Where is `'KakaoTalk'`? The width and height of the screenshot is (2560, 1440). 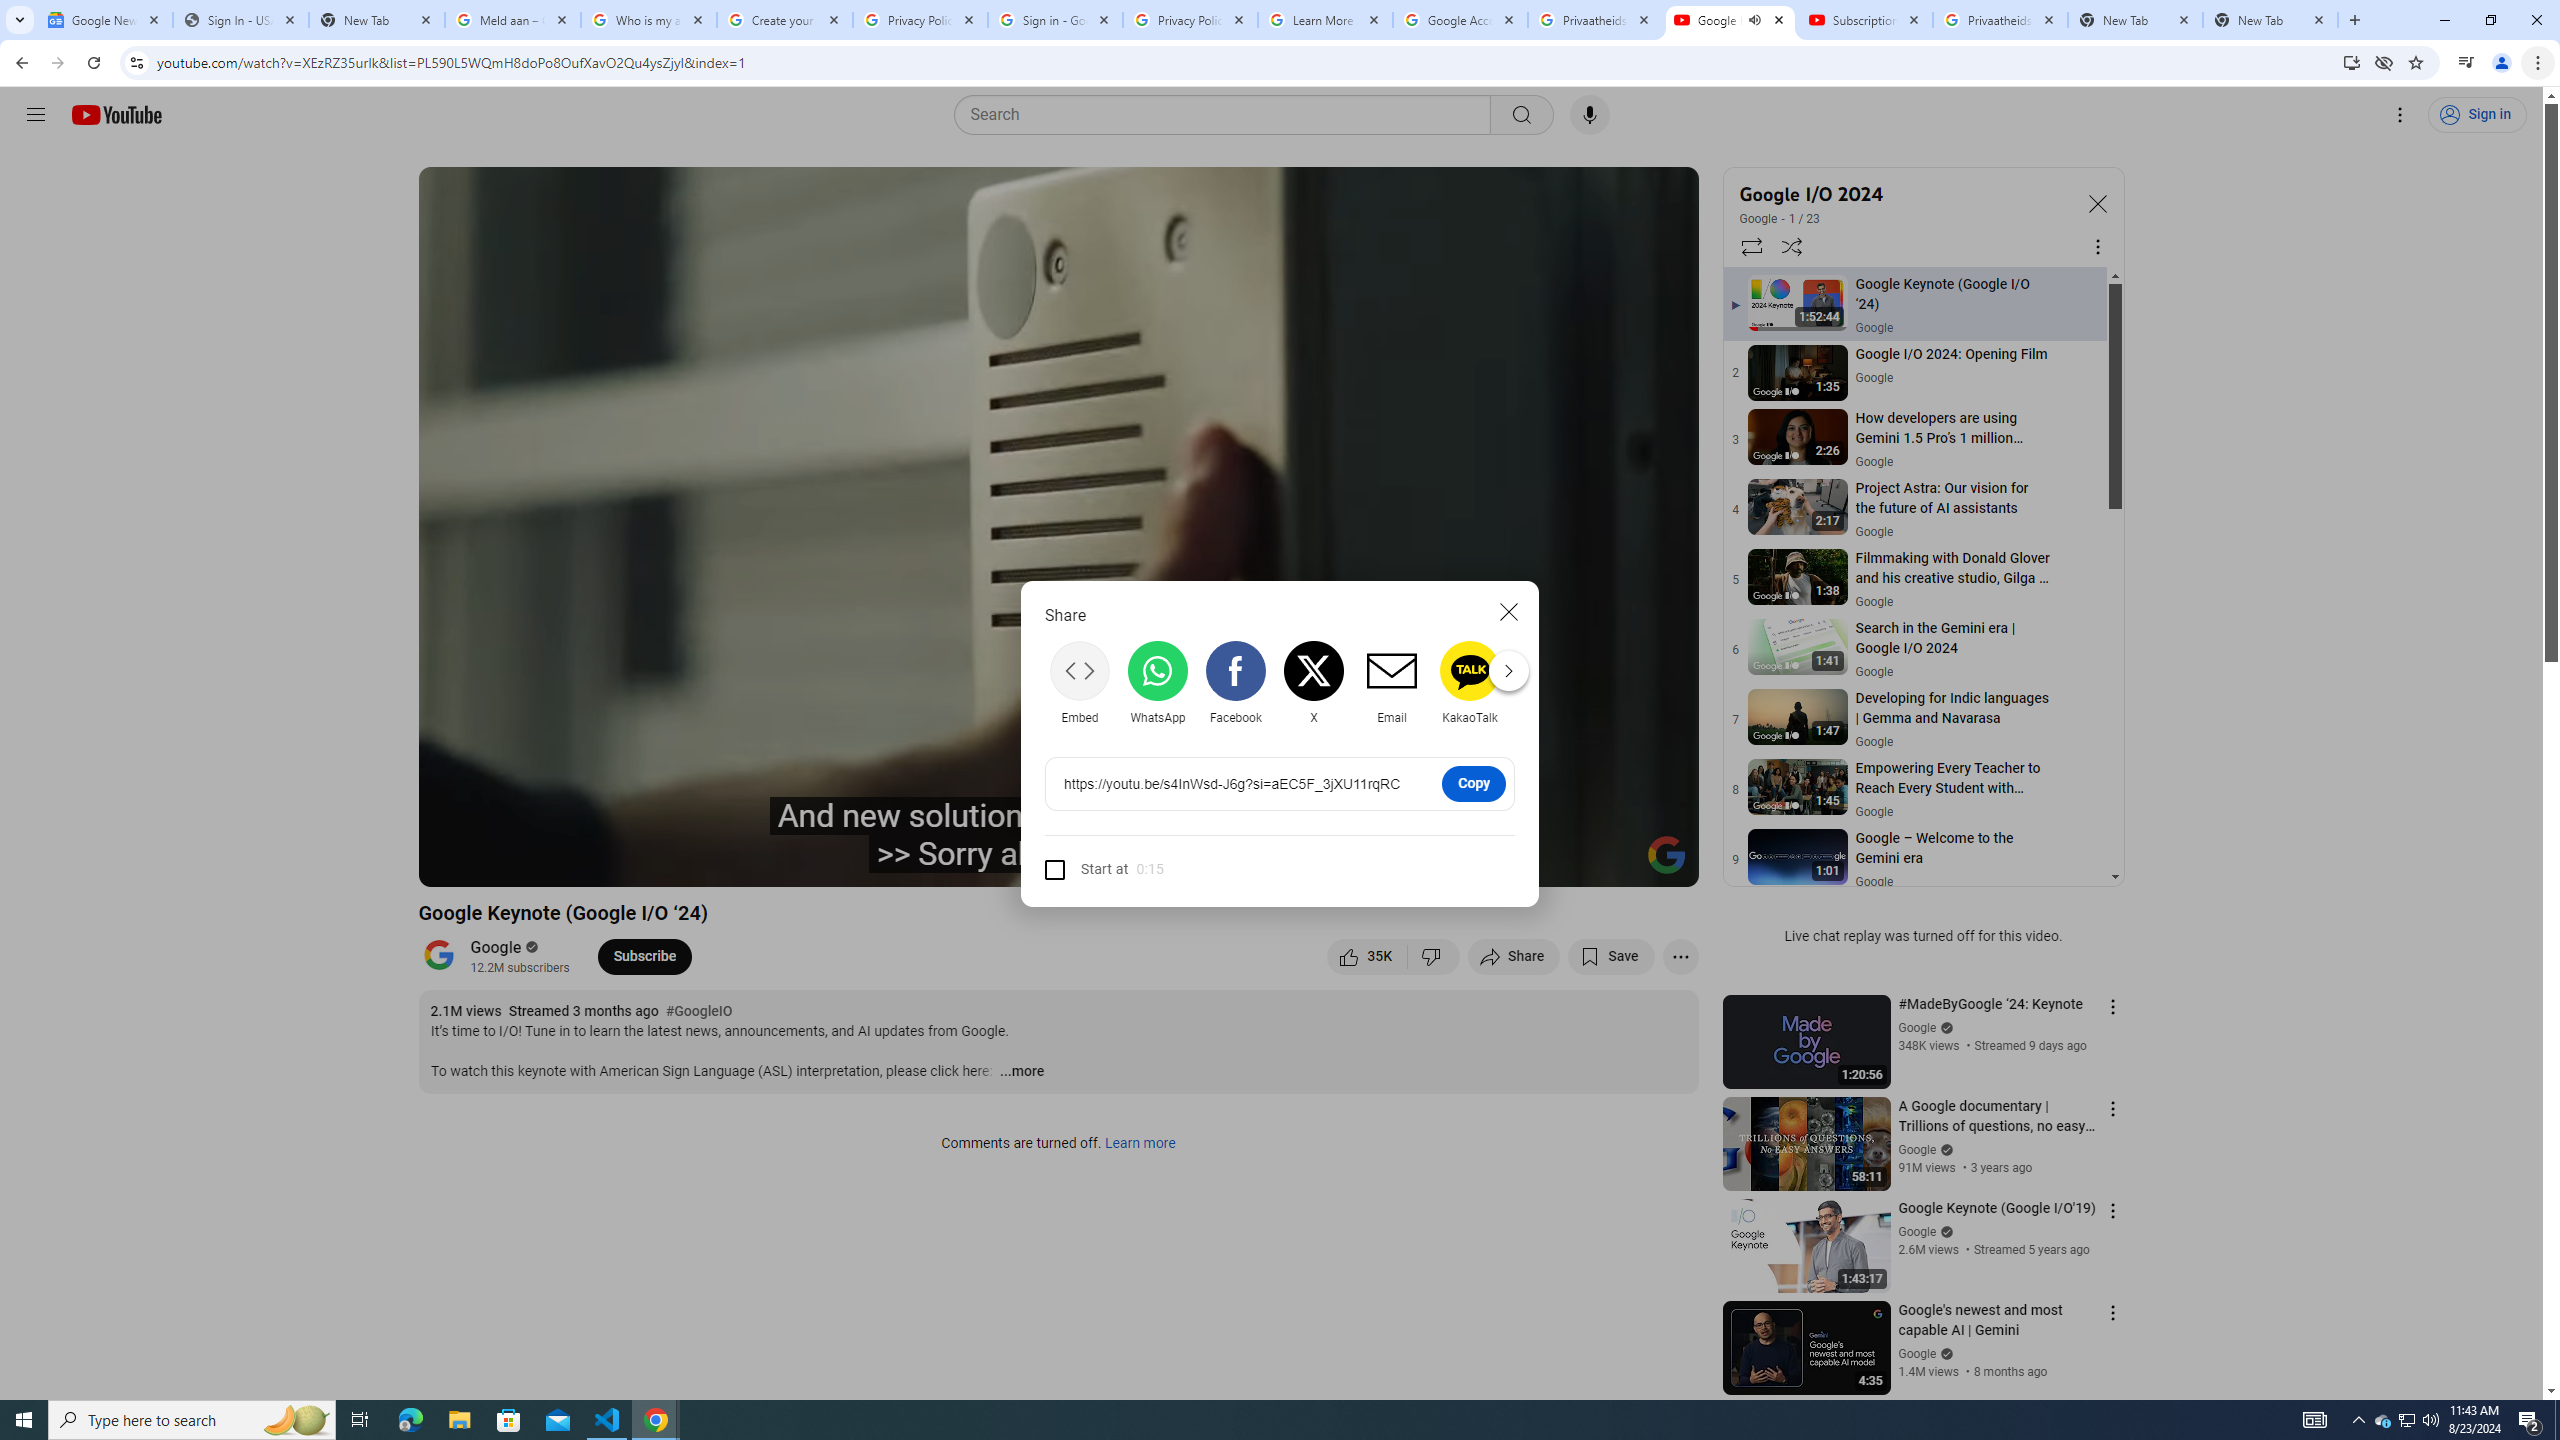 'KakaoTalk' is located at coordinates (1469, 682).